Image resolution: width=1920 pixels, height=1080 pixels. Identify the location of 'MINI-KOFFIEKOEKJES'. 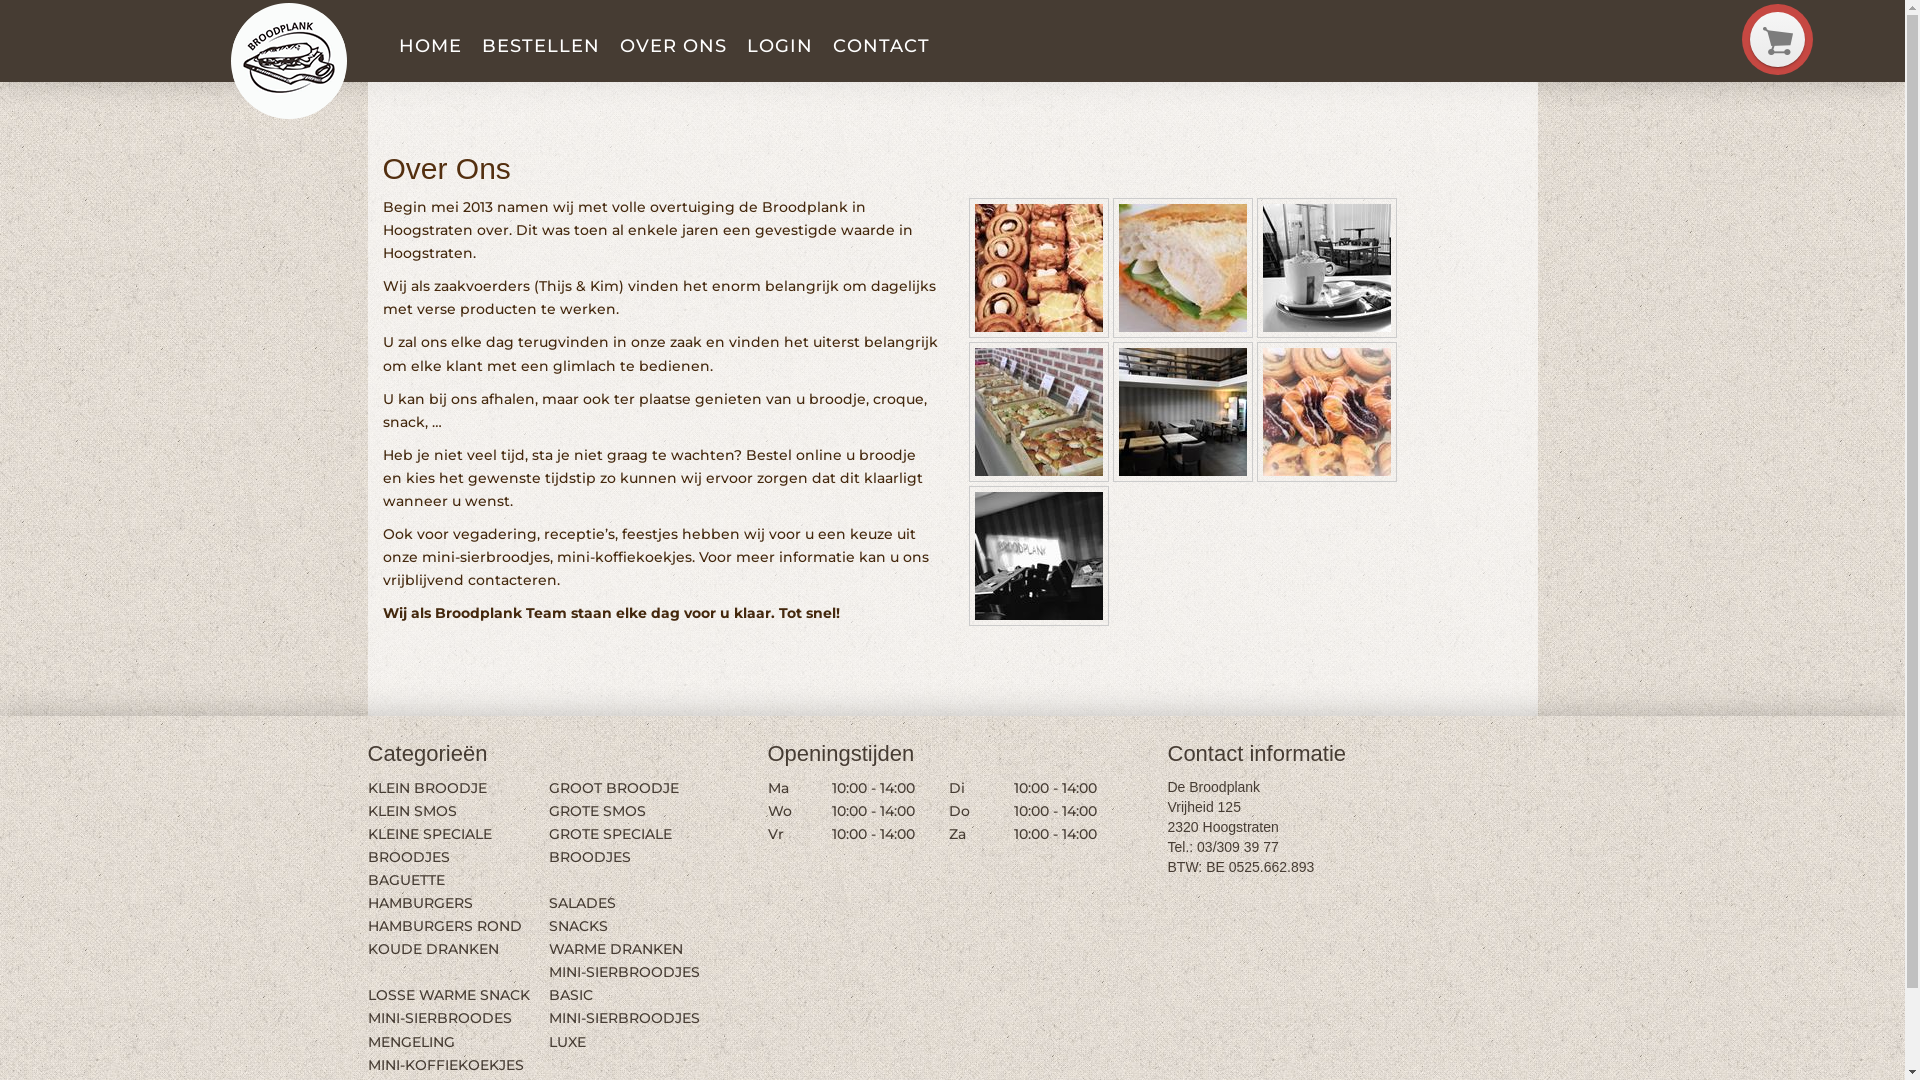
(445, 1063).